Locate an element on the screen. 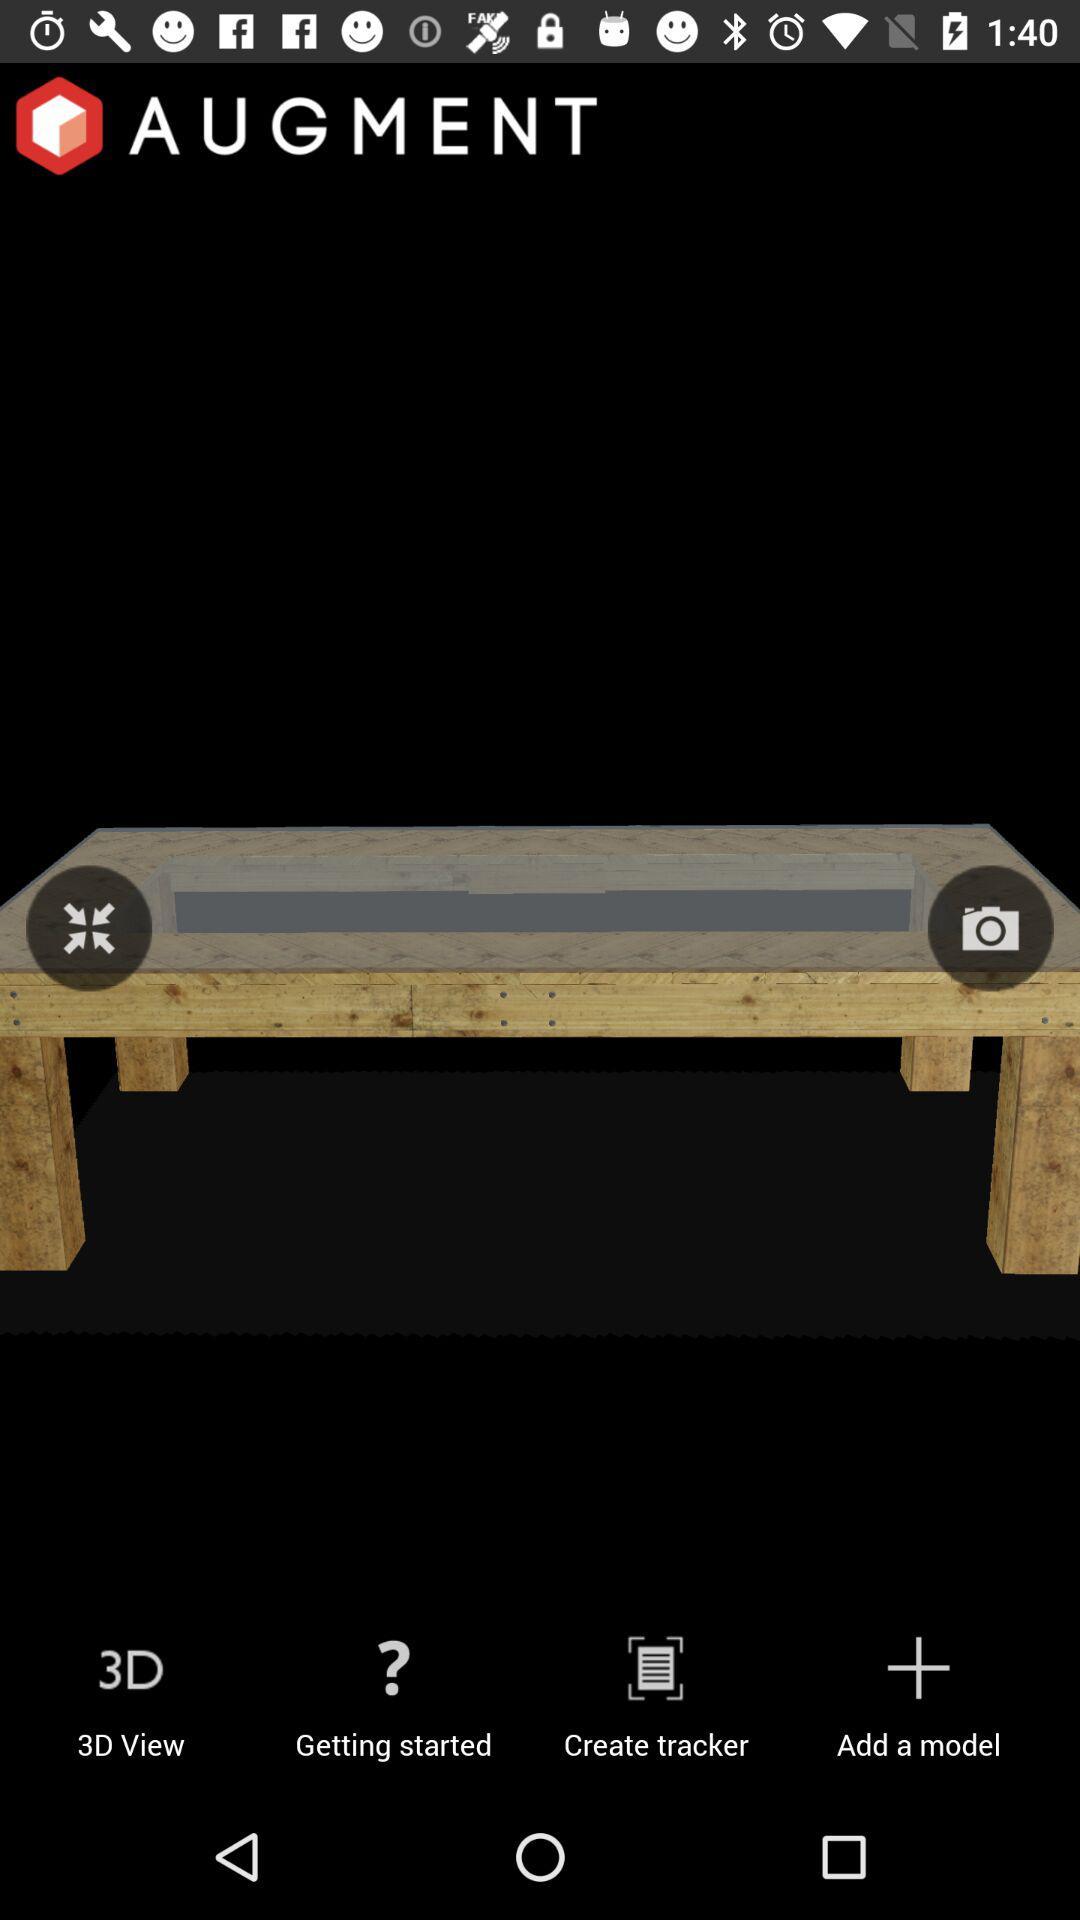 The image size is (1080, 1920). change size is located at coordinates (88, 927).